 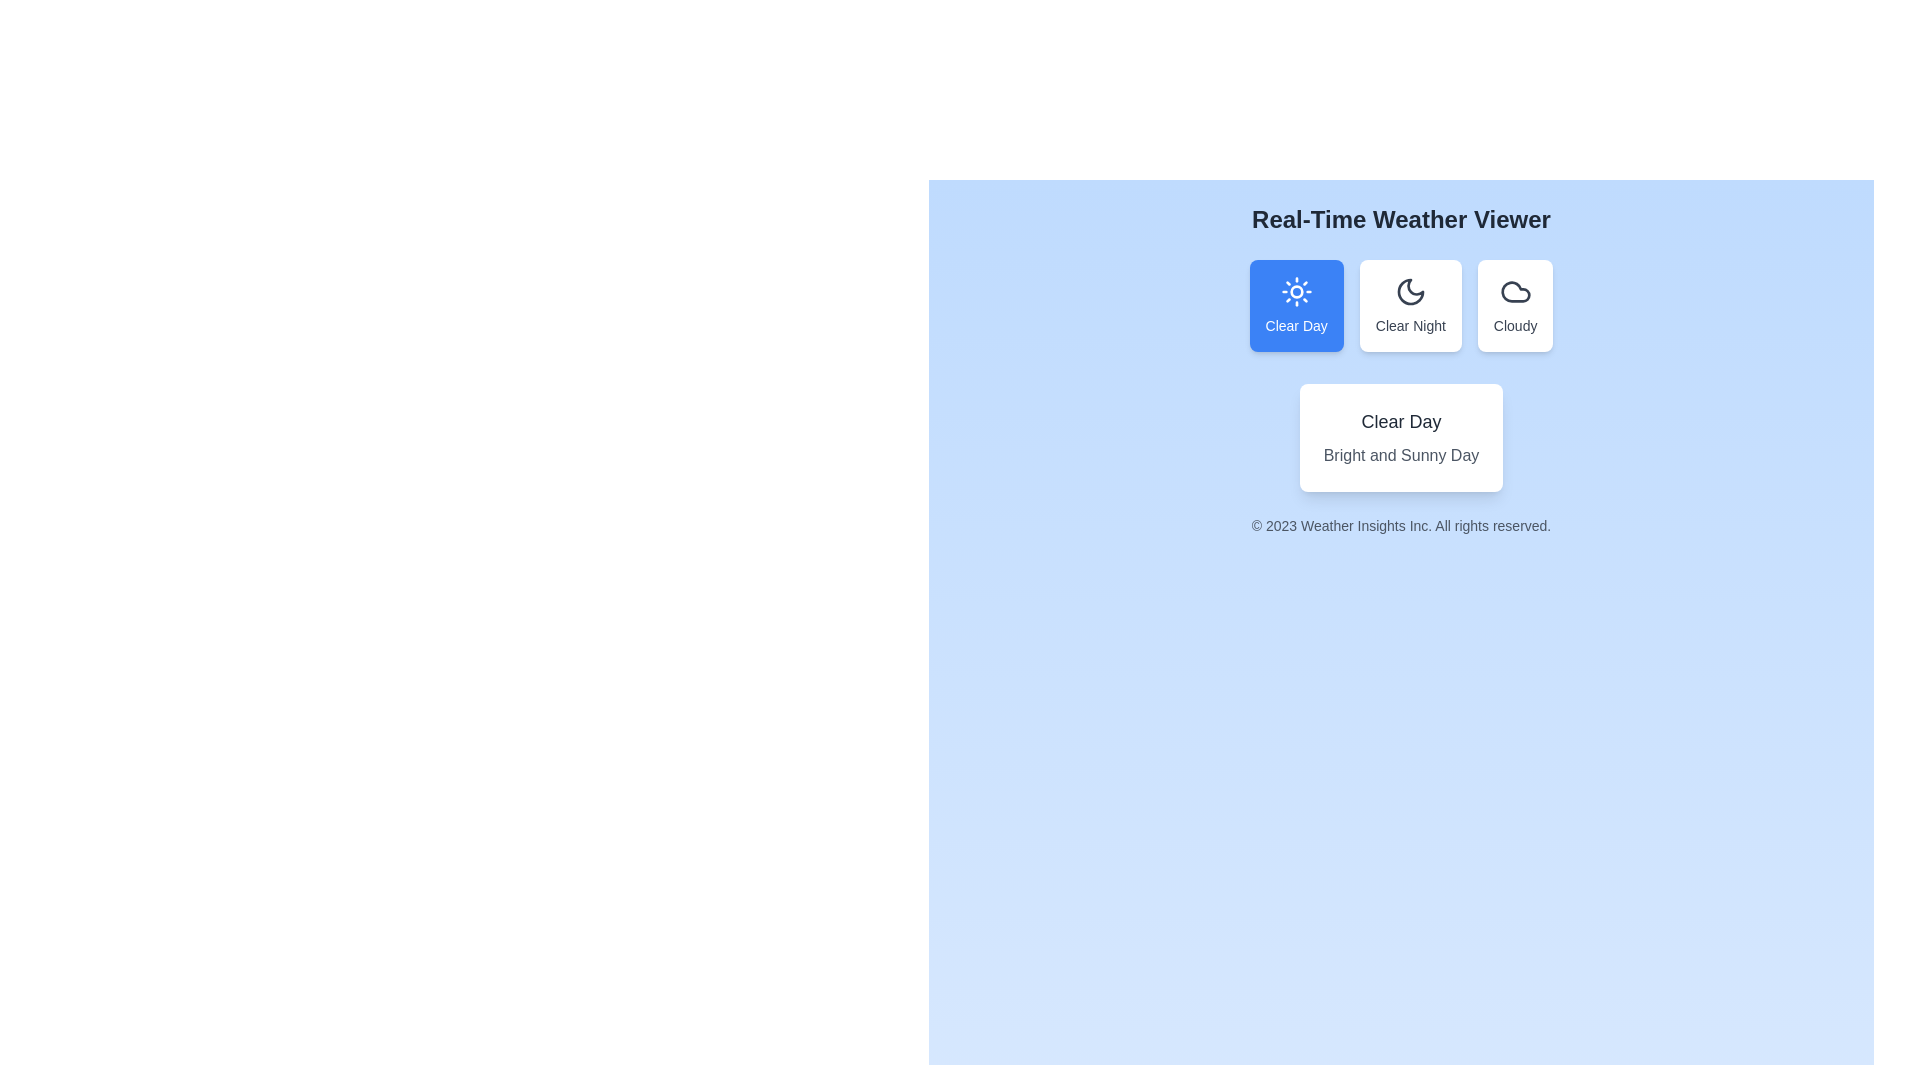 What do you see at coordinates (1409, 292) in the screenshot?
I see `the weather condition icon representing a clear night, which is centrally positioned in the upper half of the 'Clear Night' card` at bounding box center [1409, 292].